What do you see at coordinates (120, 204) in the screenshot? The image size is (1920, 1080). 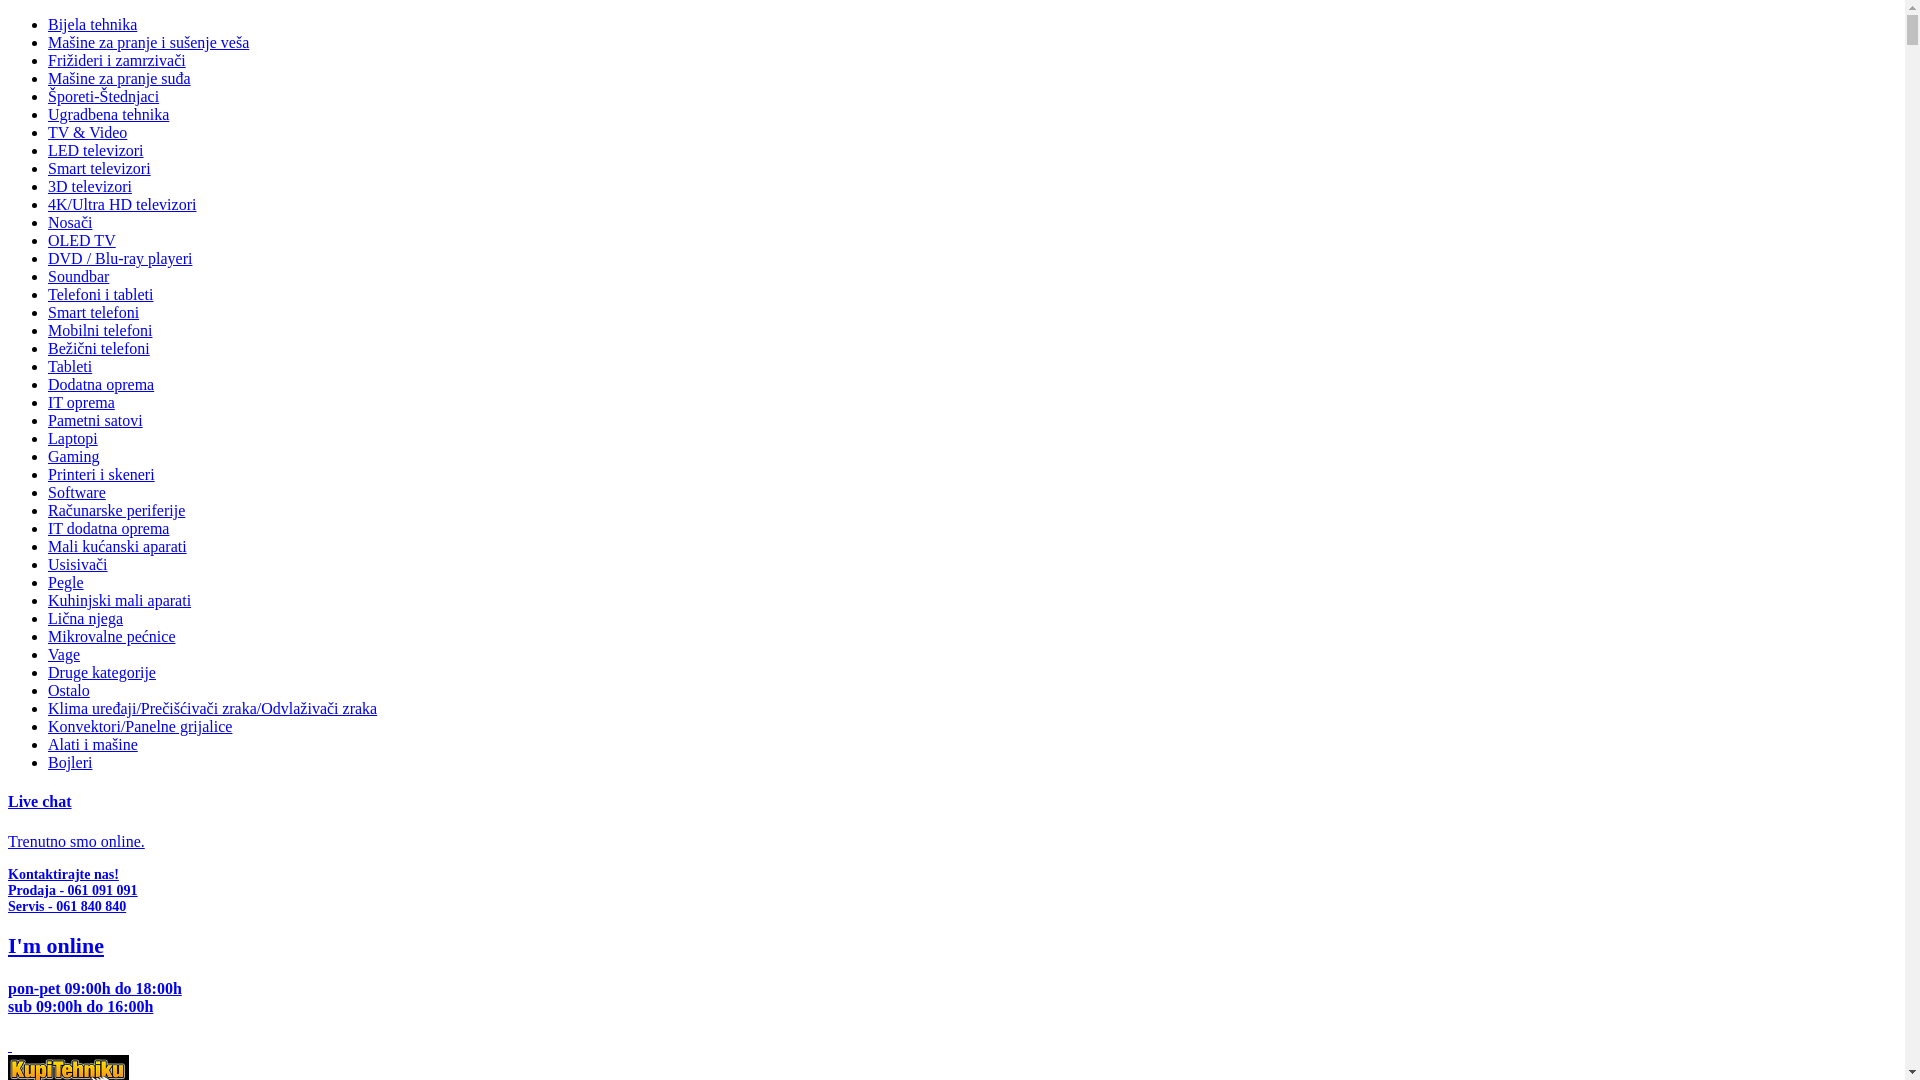 I see `'4K/Ultra HD televizori'` at bounding box center [120, 204].